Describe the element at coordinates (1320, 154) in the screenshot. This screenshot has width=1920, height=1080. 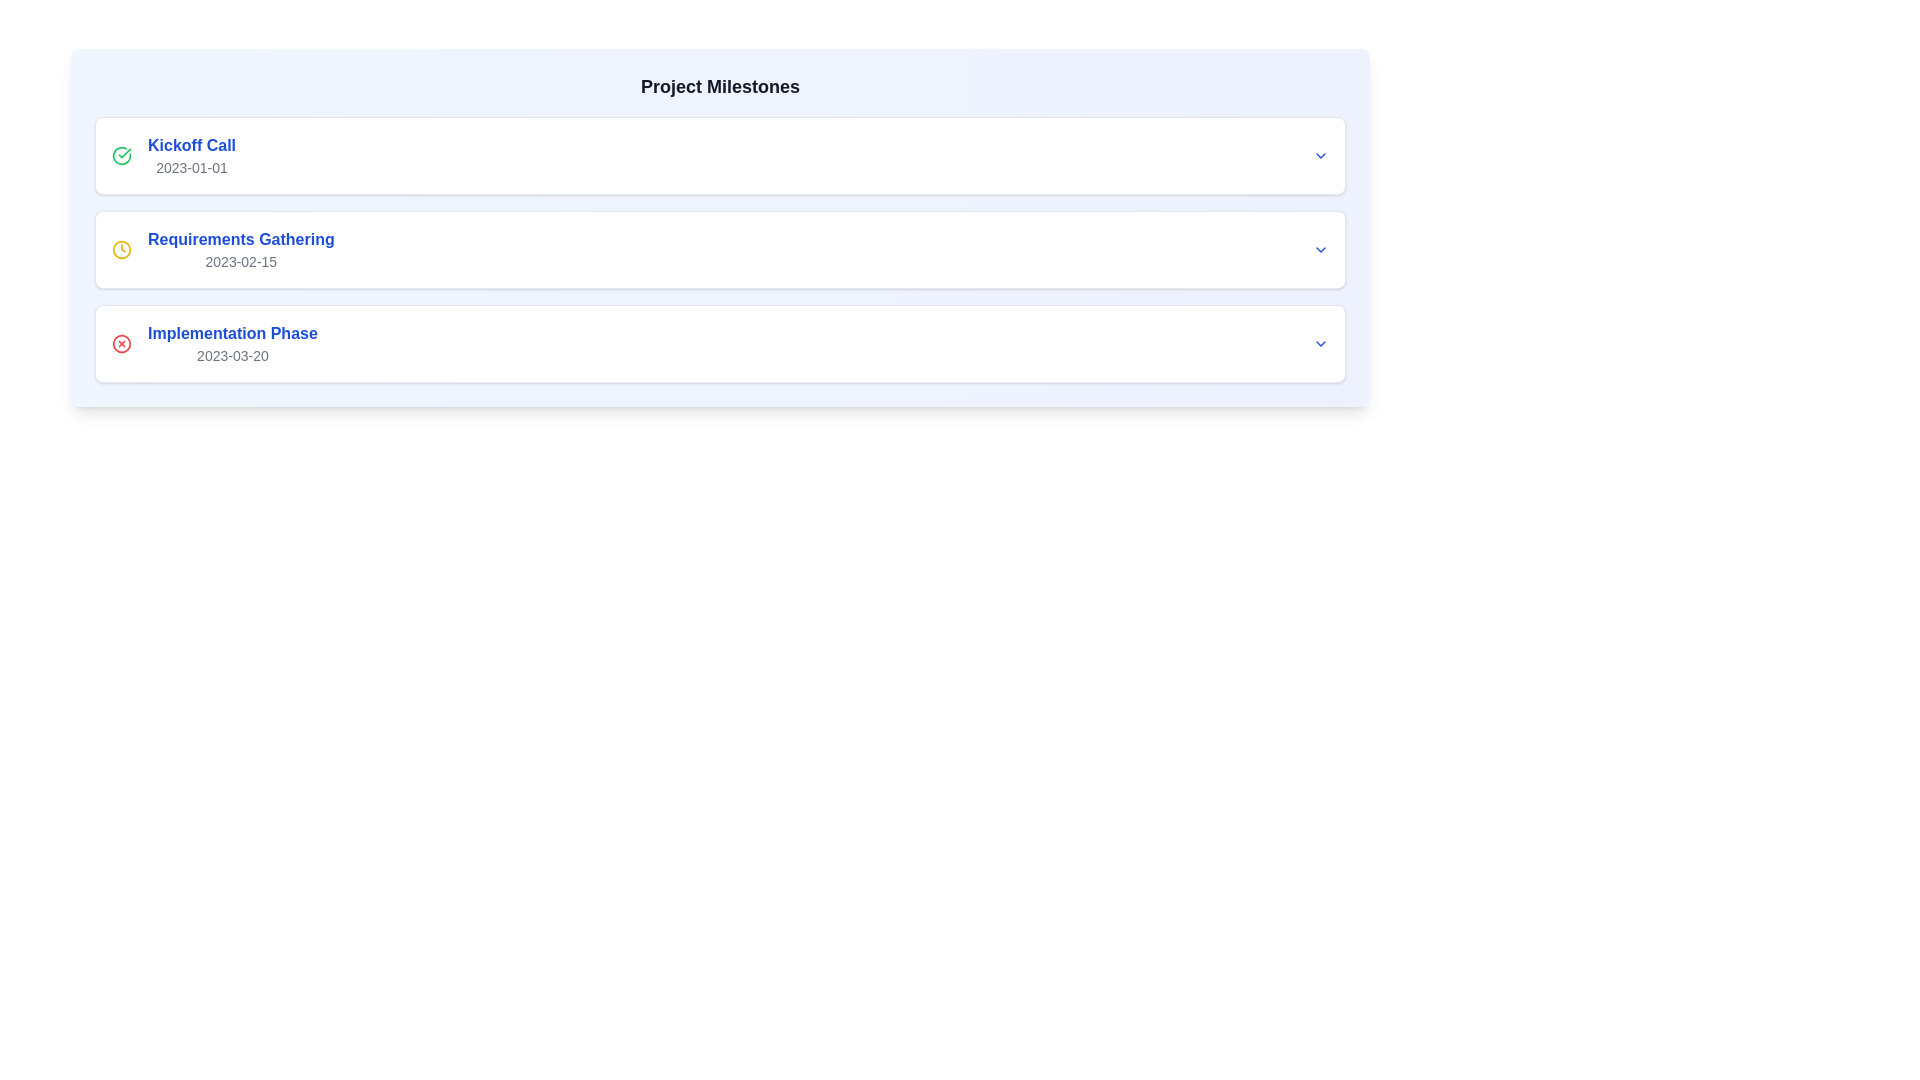
I see `the downward-facing blue arrow icon button located at the right end of the 'Kickoff Call' milestone` at that location.